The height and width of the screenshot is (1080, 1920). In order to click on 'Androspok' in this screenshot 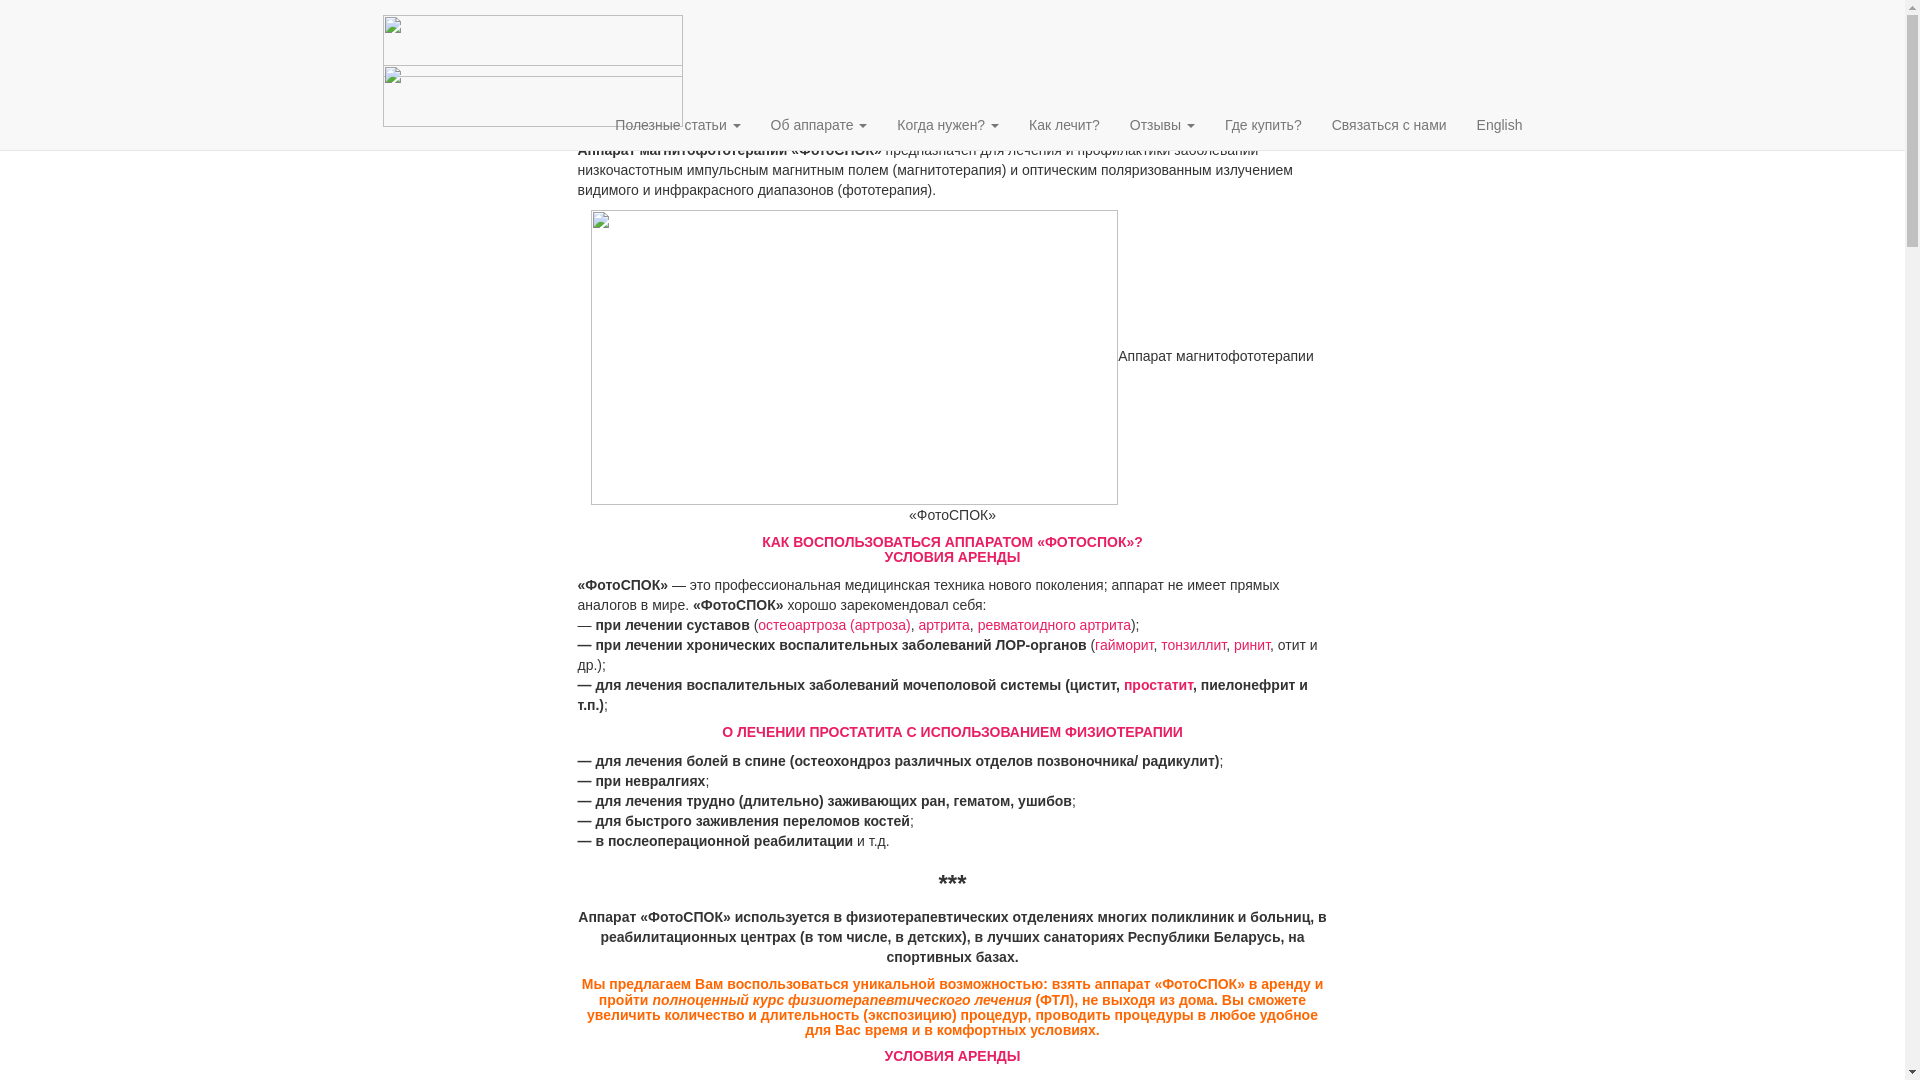, I will do `click(532, 73)`.